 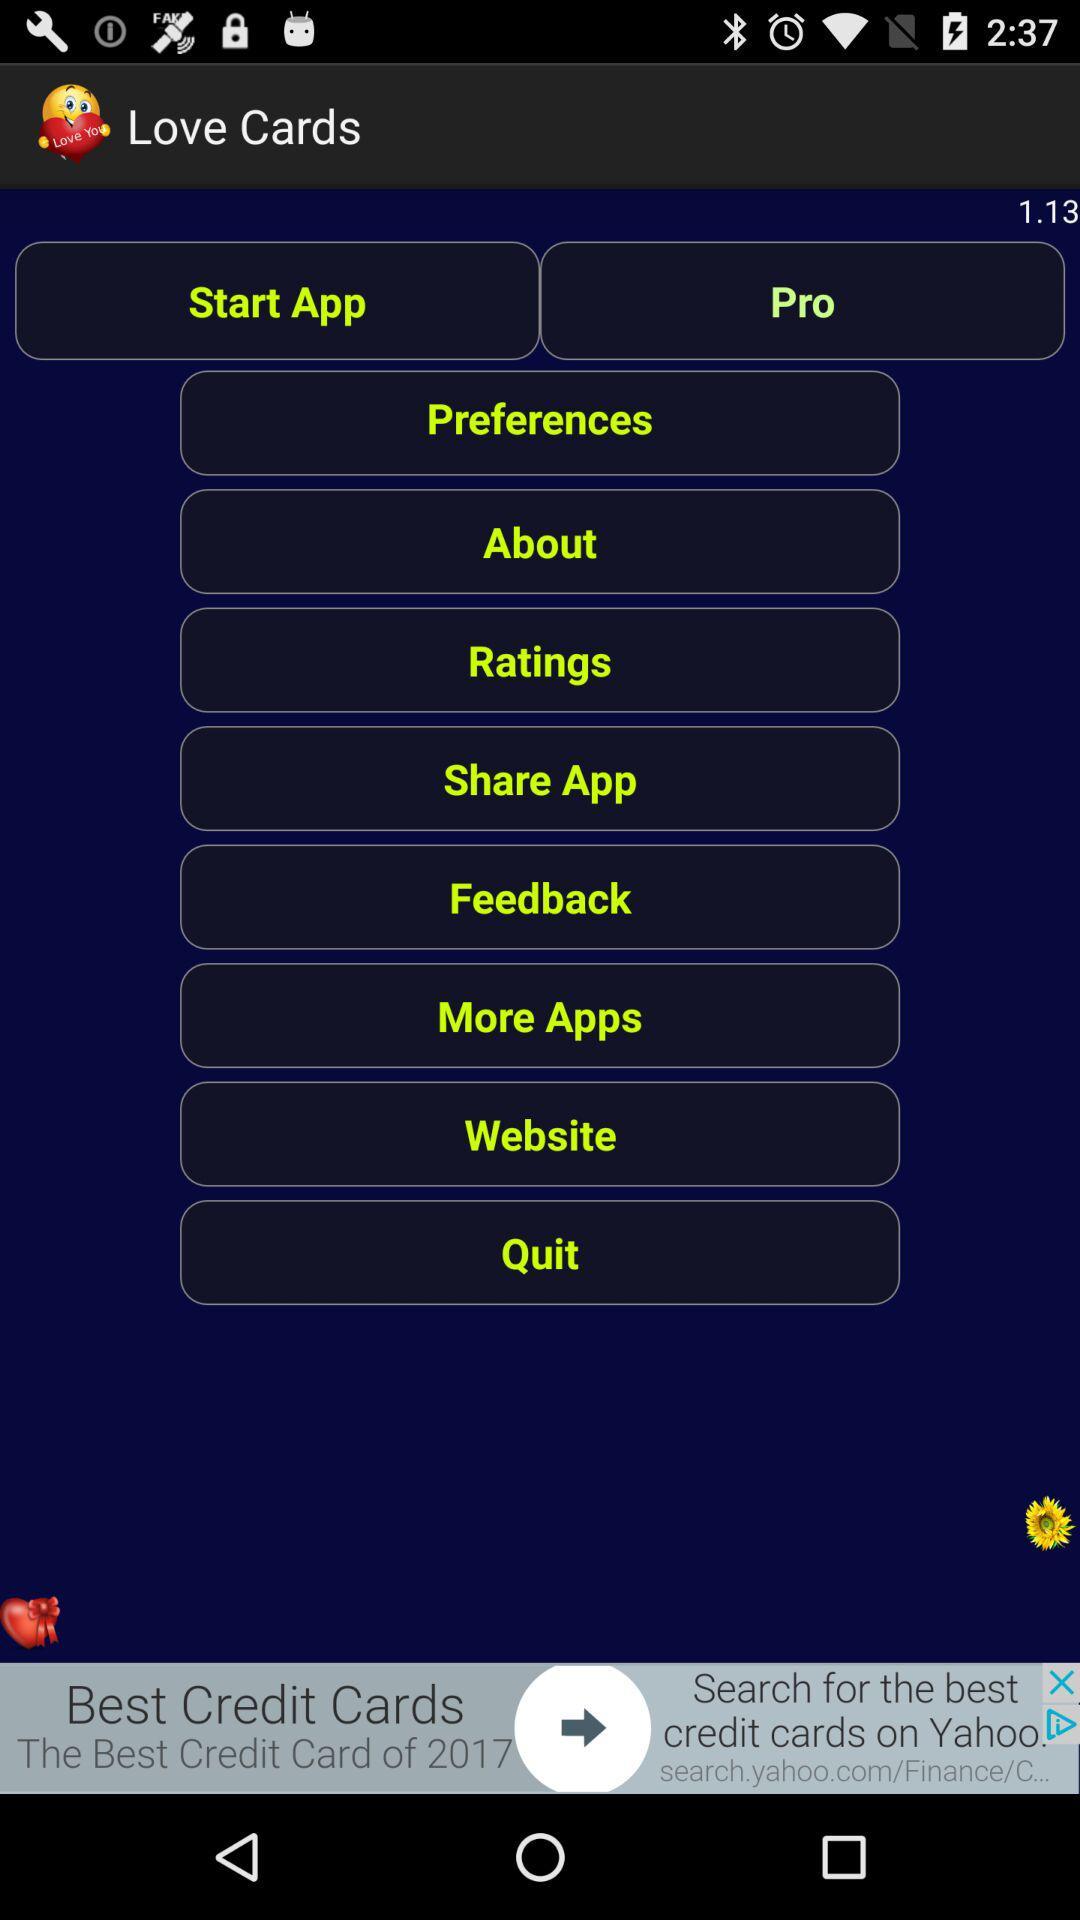 What do you see at coordinates (540, 1727) in the screenshot?
I see `advertisement link` at bounding box center [540, 1727].